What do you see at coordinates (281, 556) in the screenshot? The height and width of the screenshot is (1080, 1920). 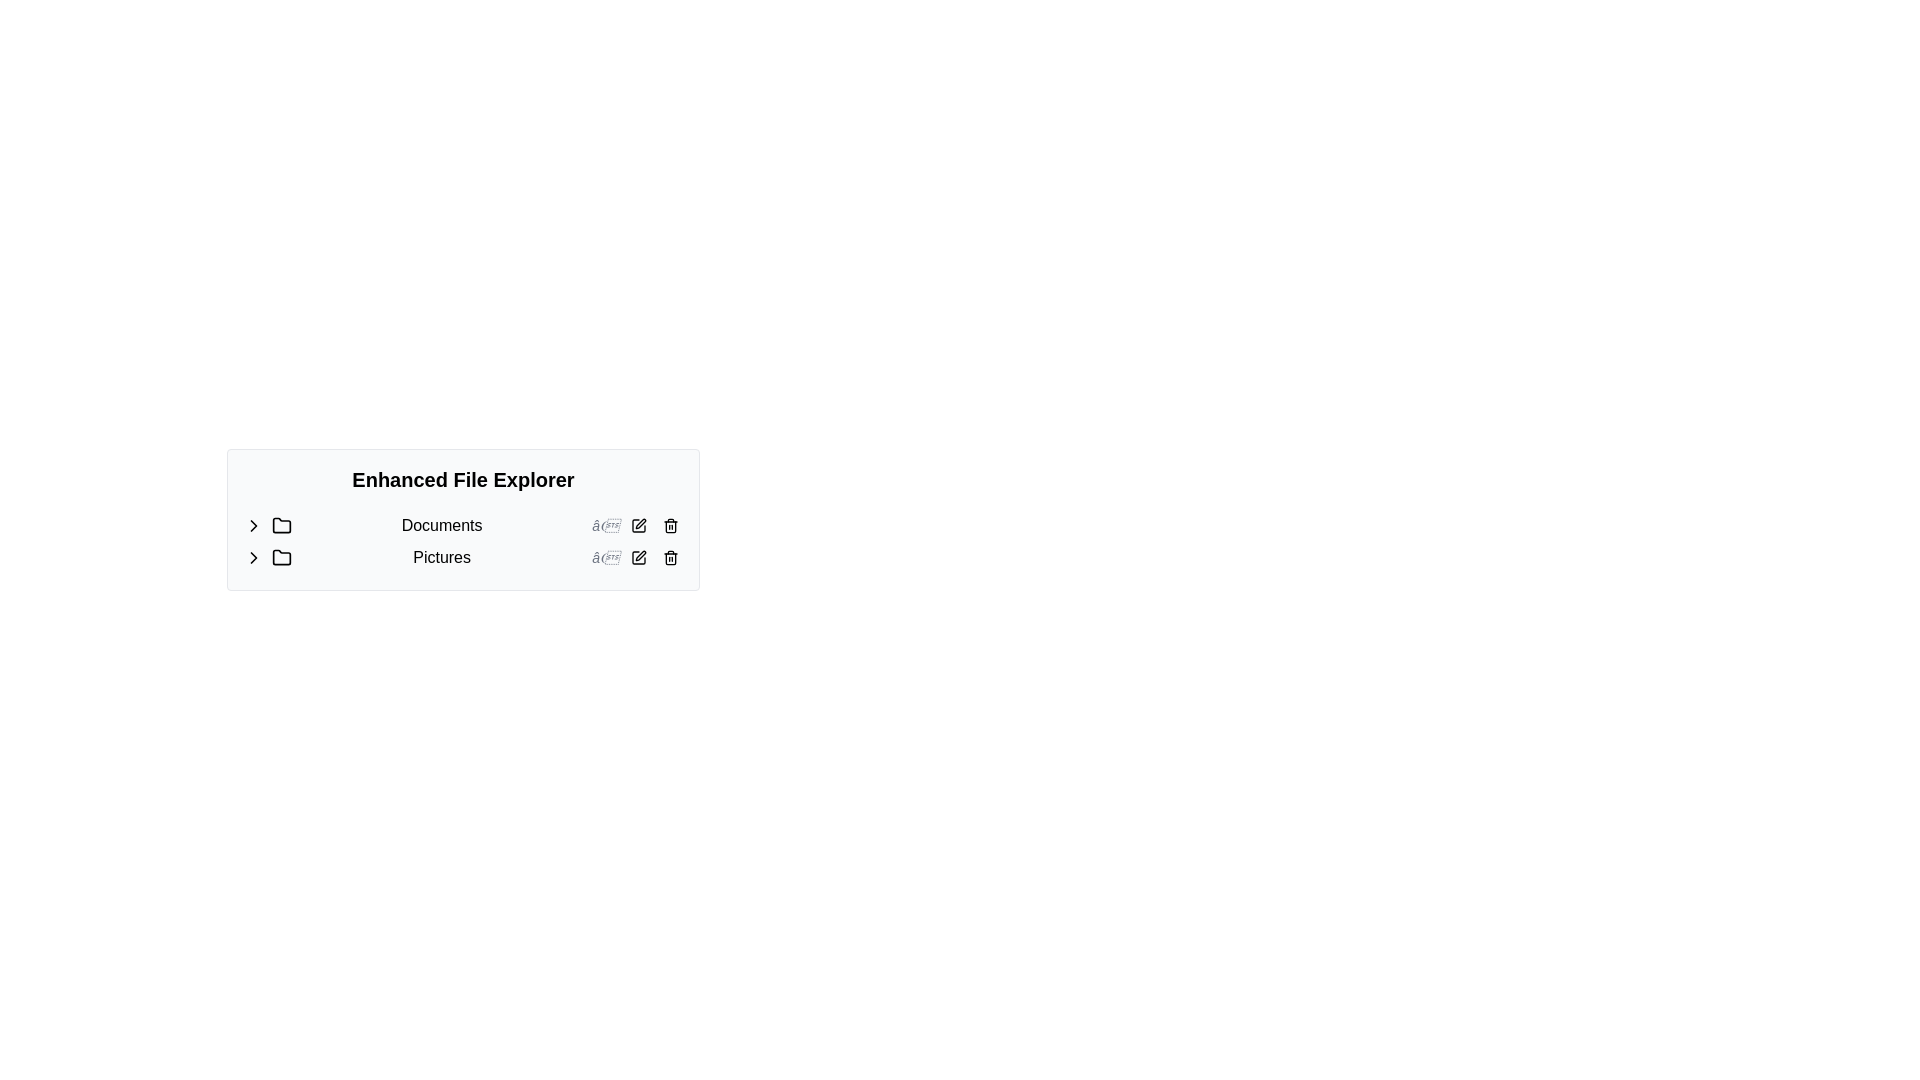 I see `the folder icon representing the 'Pictures' entry in the file explorer list, which is the second item in the sequence` at bounding box center [281, 556].